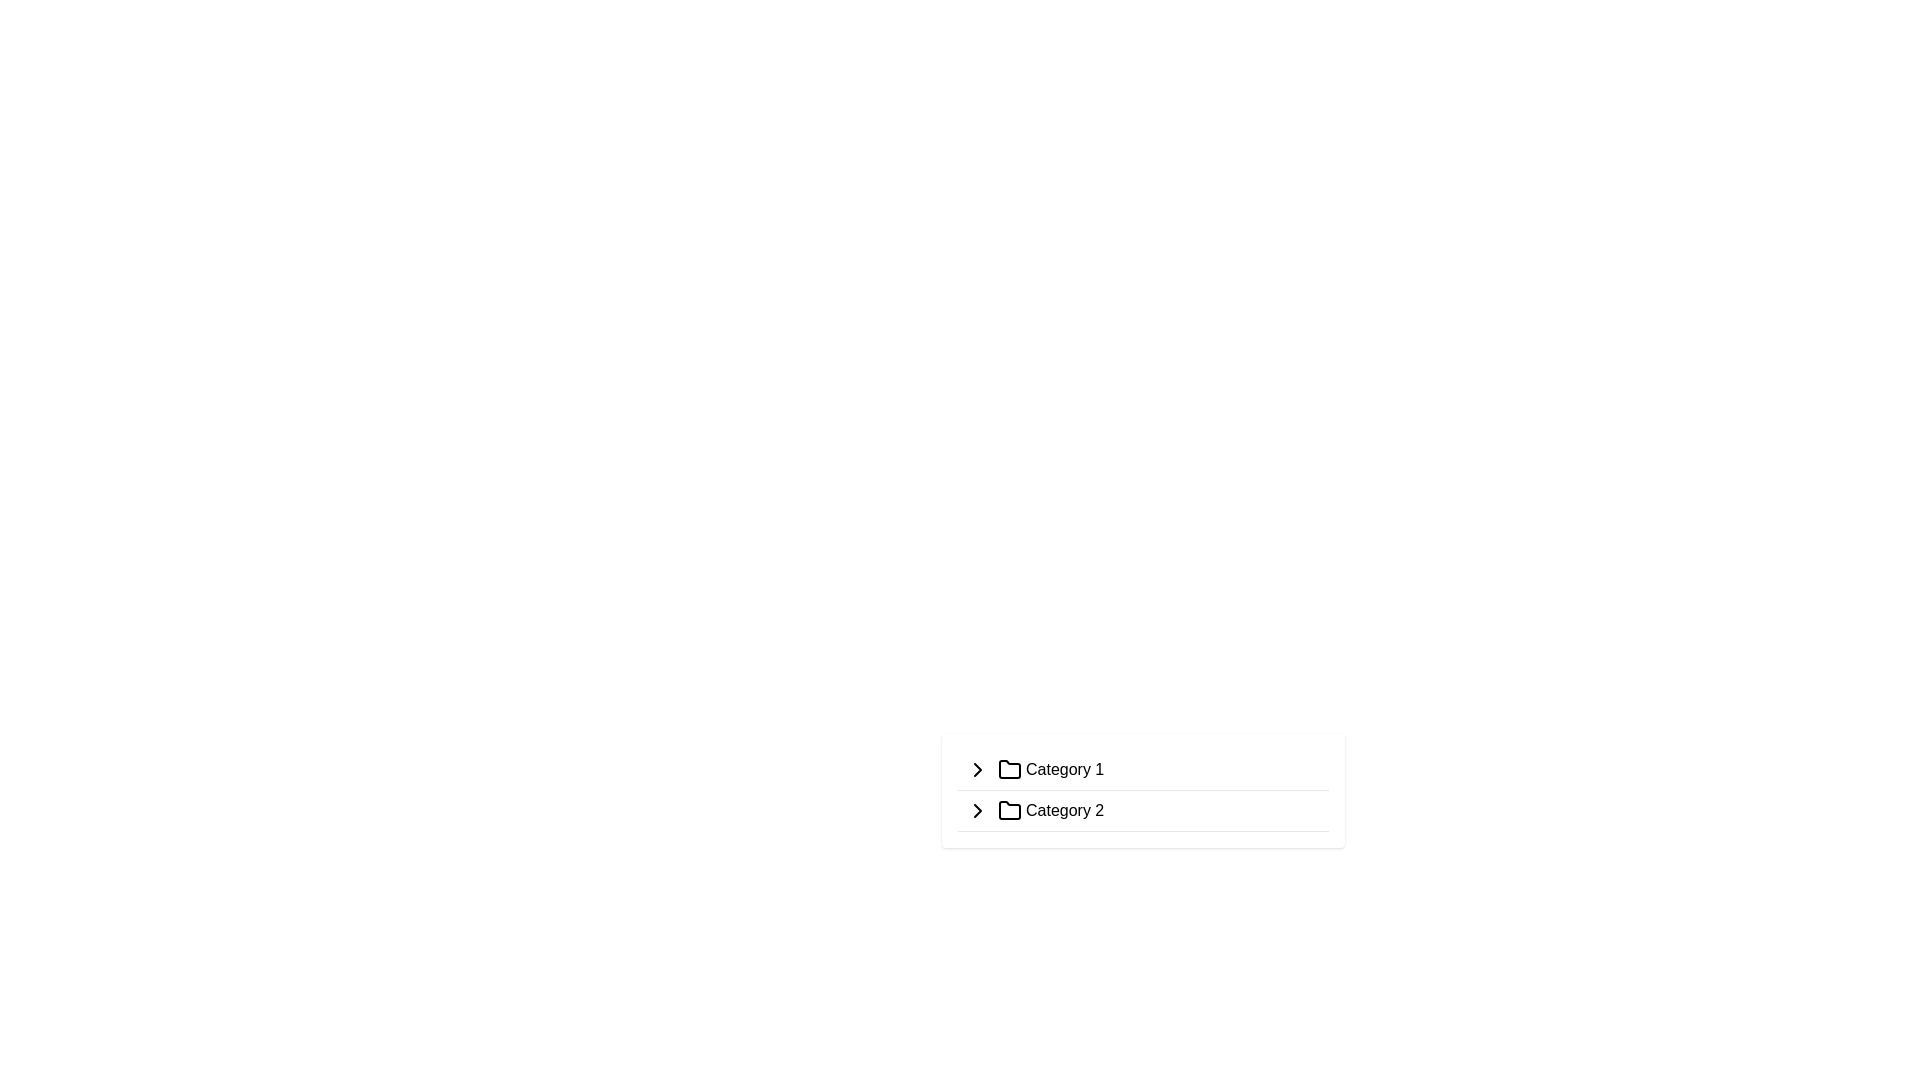  I want to click on the triangular arrow icon located to the left of the text label 'Category 1', so click(978, 769).